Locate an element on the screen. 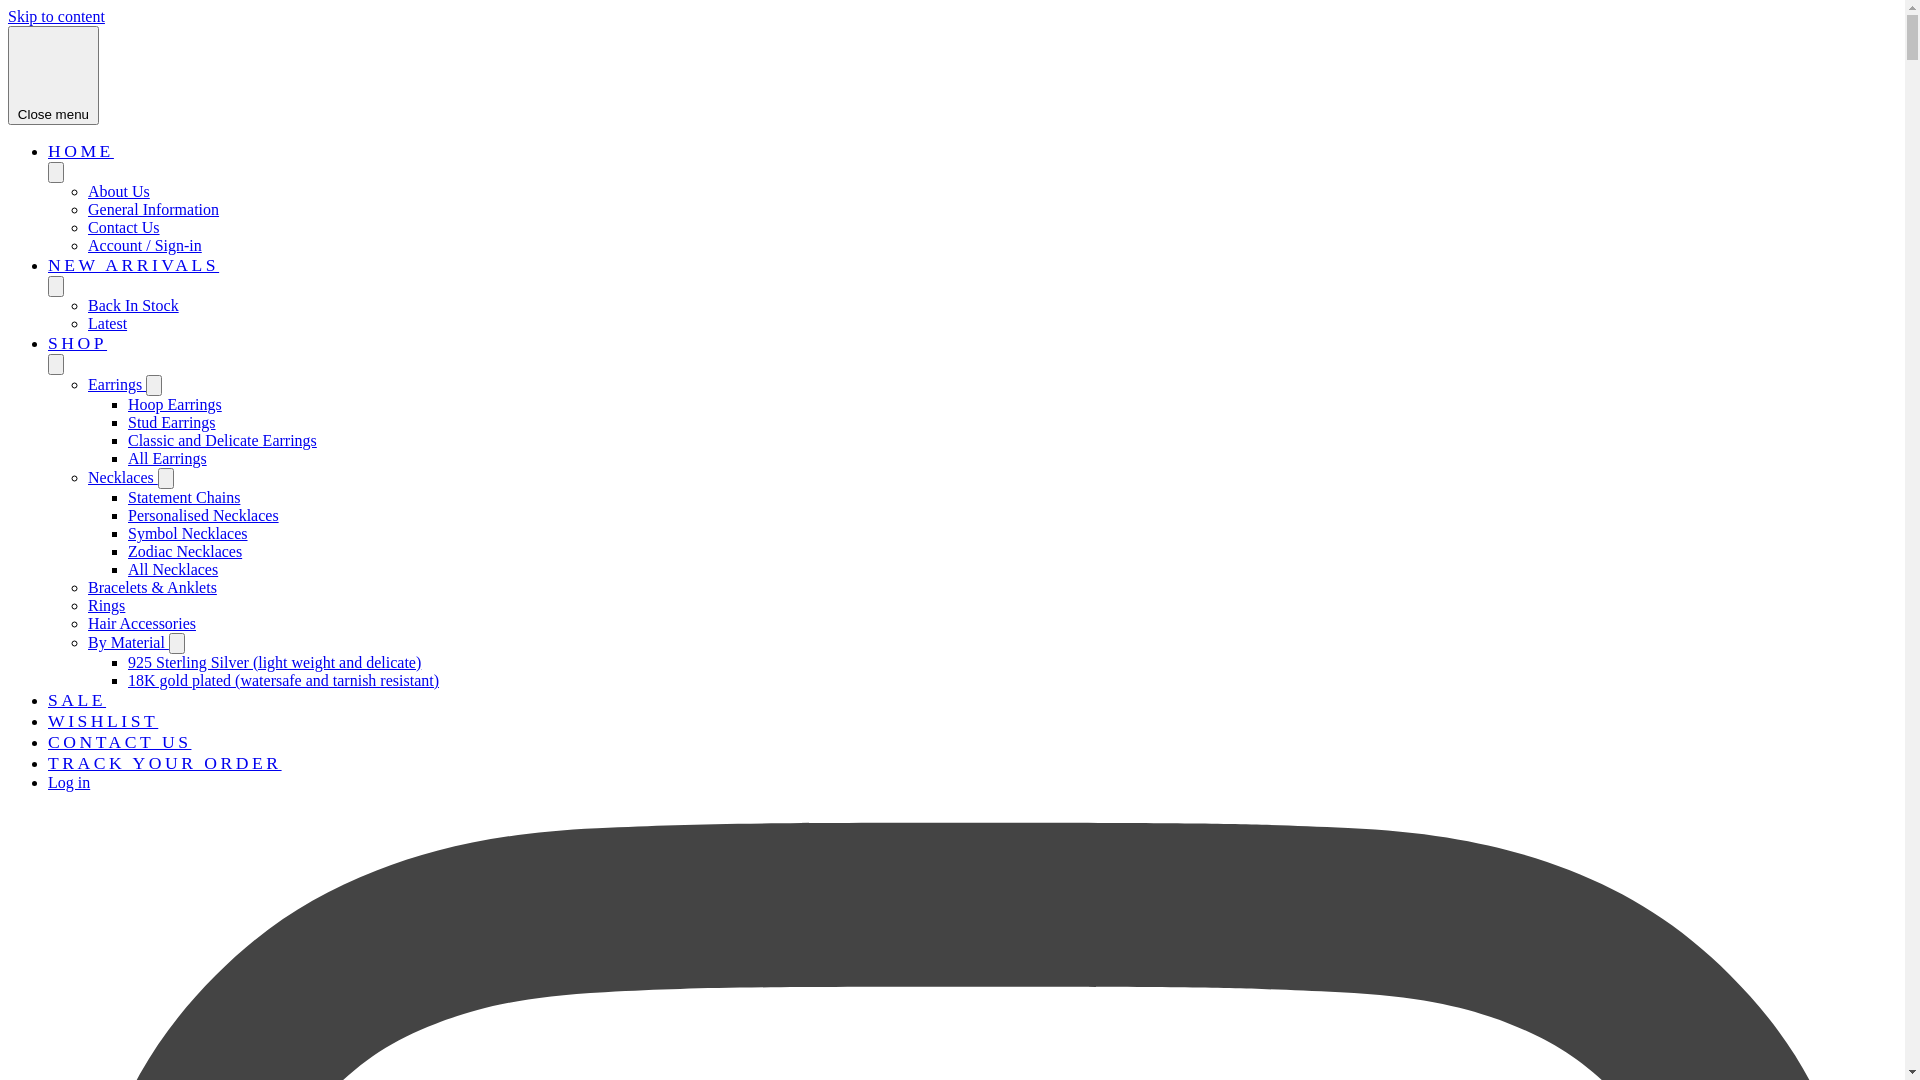 The width and height of the screenshot is (1920, 1080). 'Skip to content' is located at coordinates (8, 16).